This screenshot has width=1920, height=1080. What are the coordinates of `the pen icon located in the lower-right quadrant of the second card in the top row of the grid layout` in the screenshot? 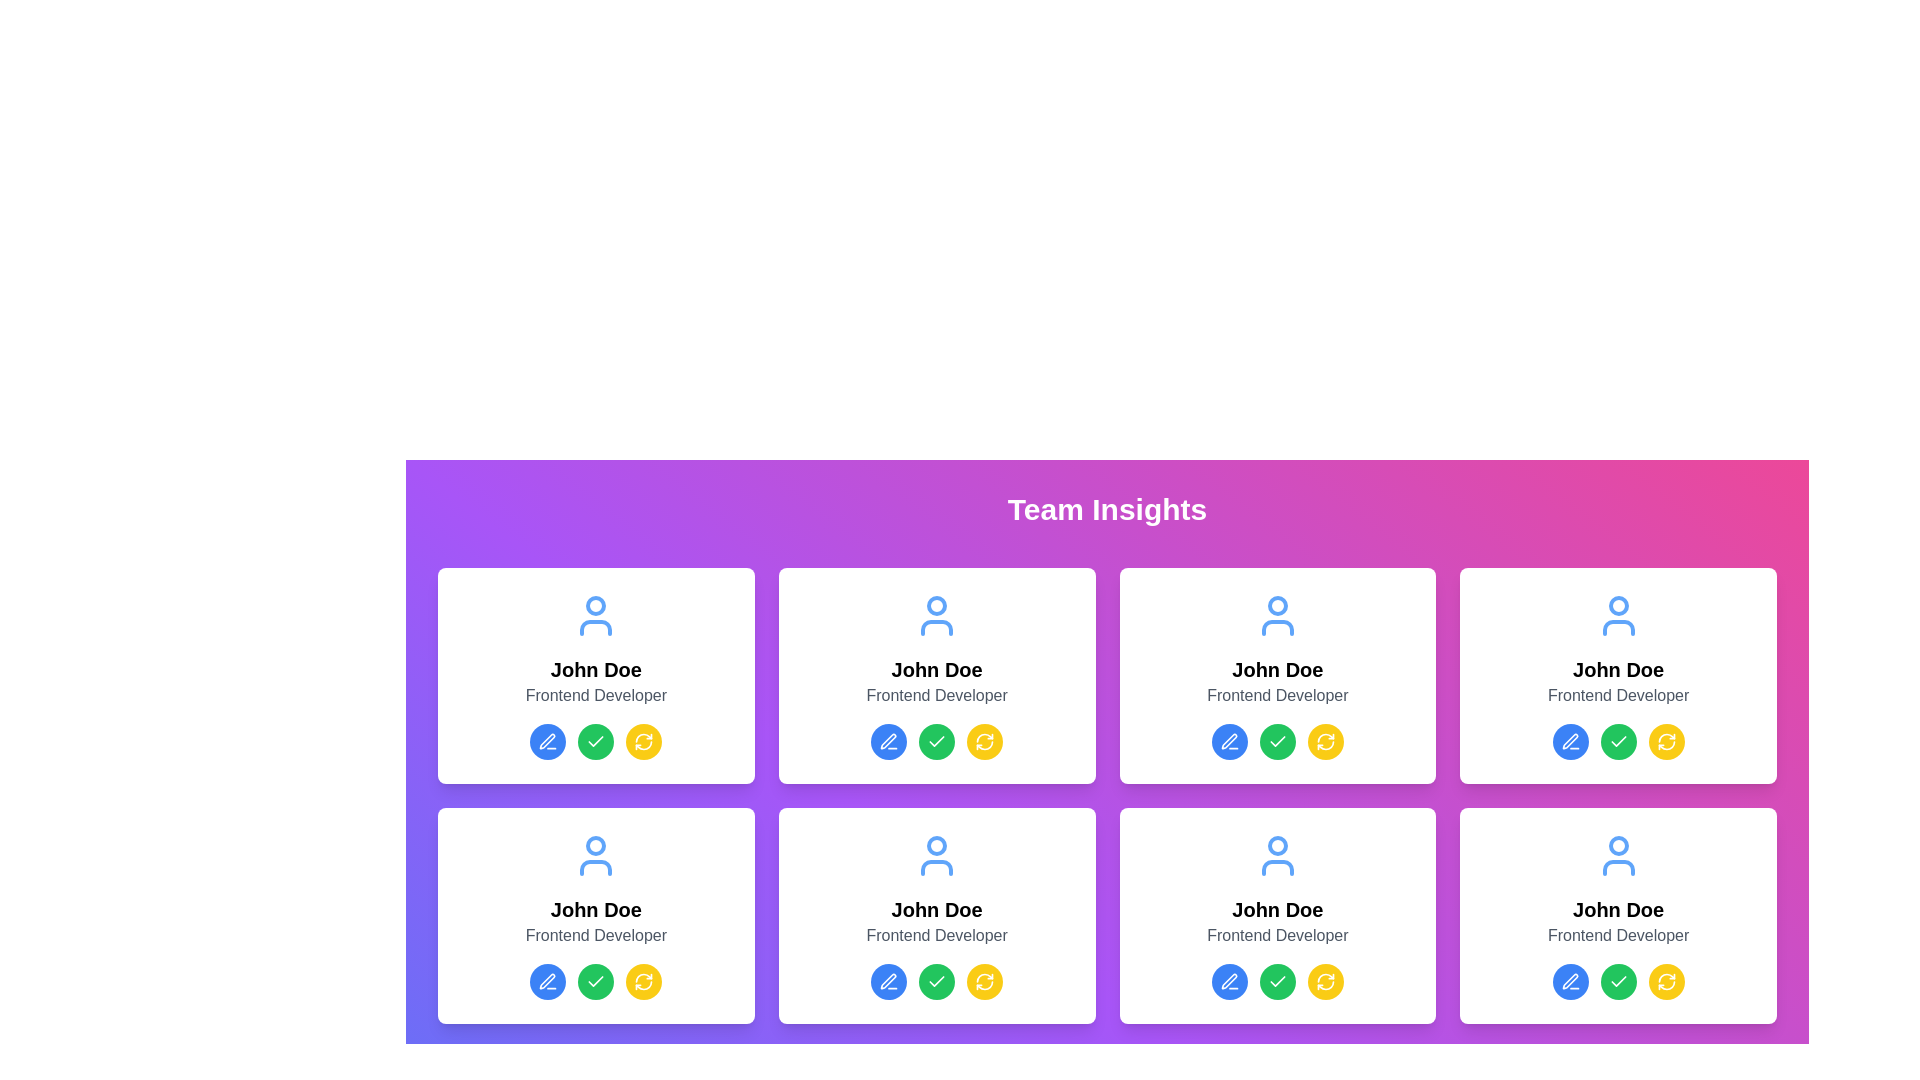 It's located at (1569, 741).